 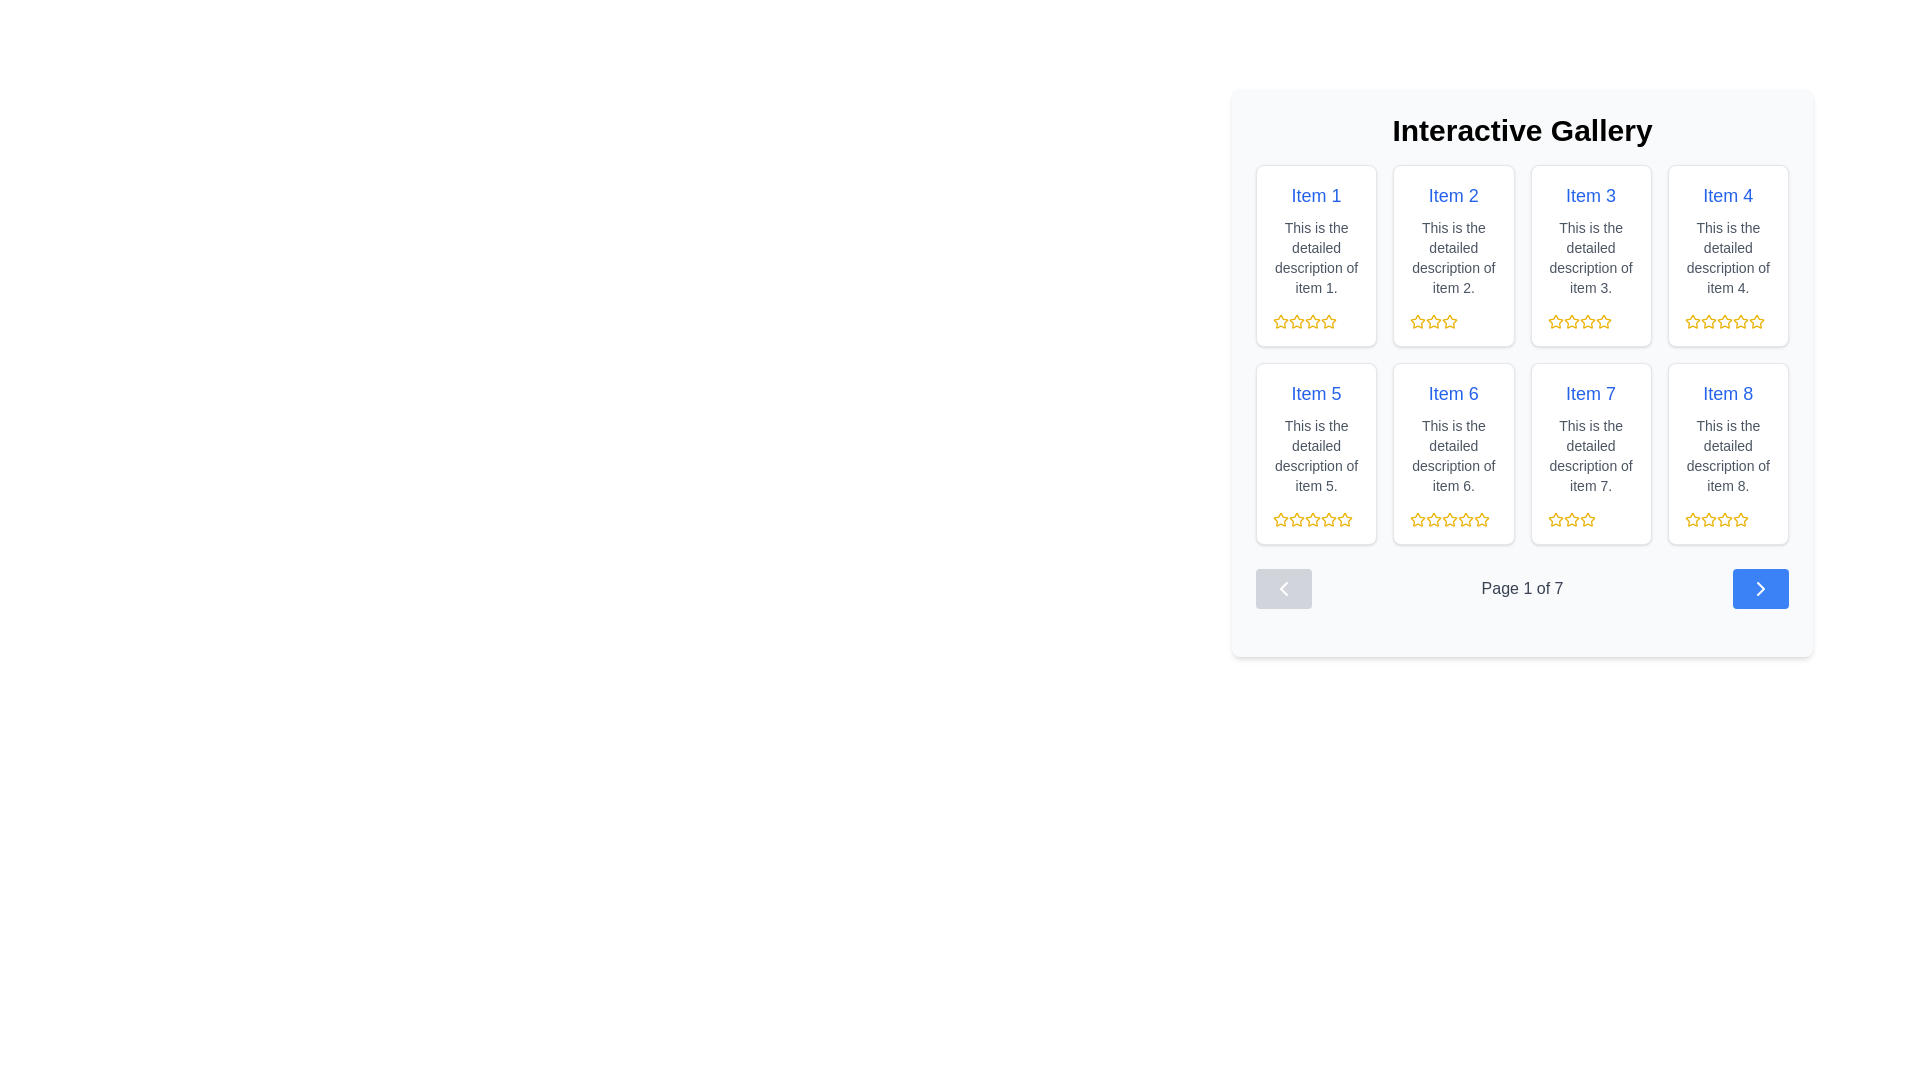 I want to click on the second star icon in the rating component under 'Item 6', so click(x=1450, y=518).